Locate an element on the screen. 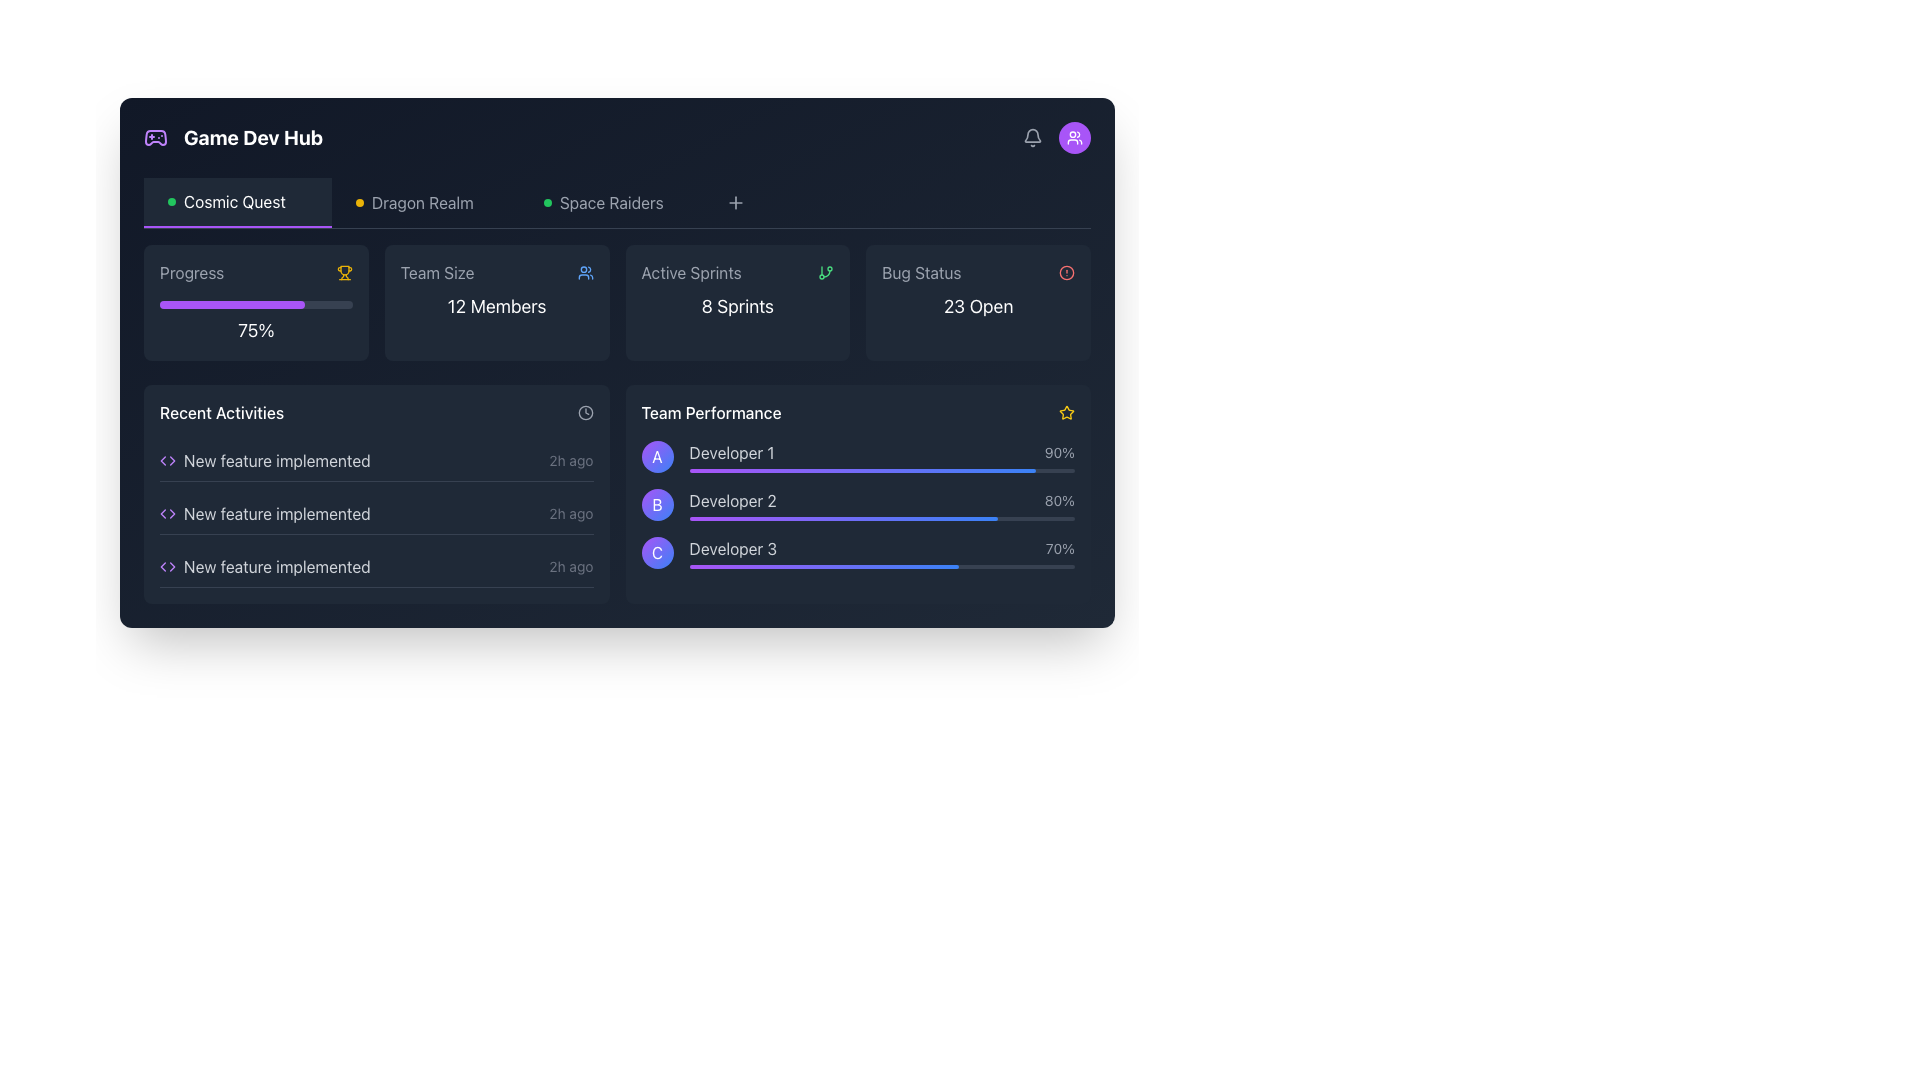  the progress indicator for 'Developer 2', which visually represents the progress or achievement level with percentage and a color-coded bar, located in the 'Team Performance' section is located at coordinates (881, 504).